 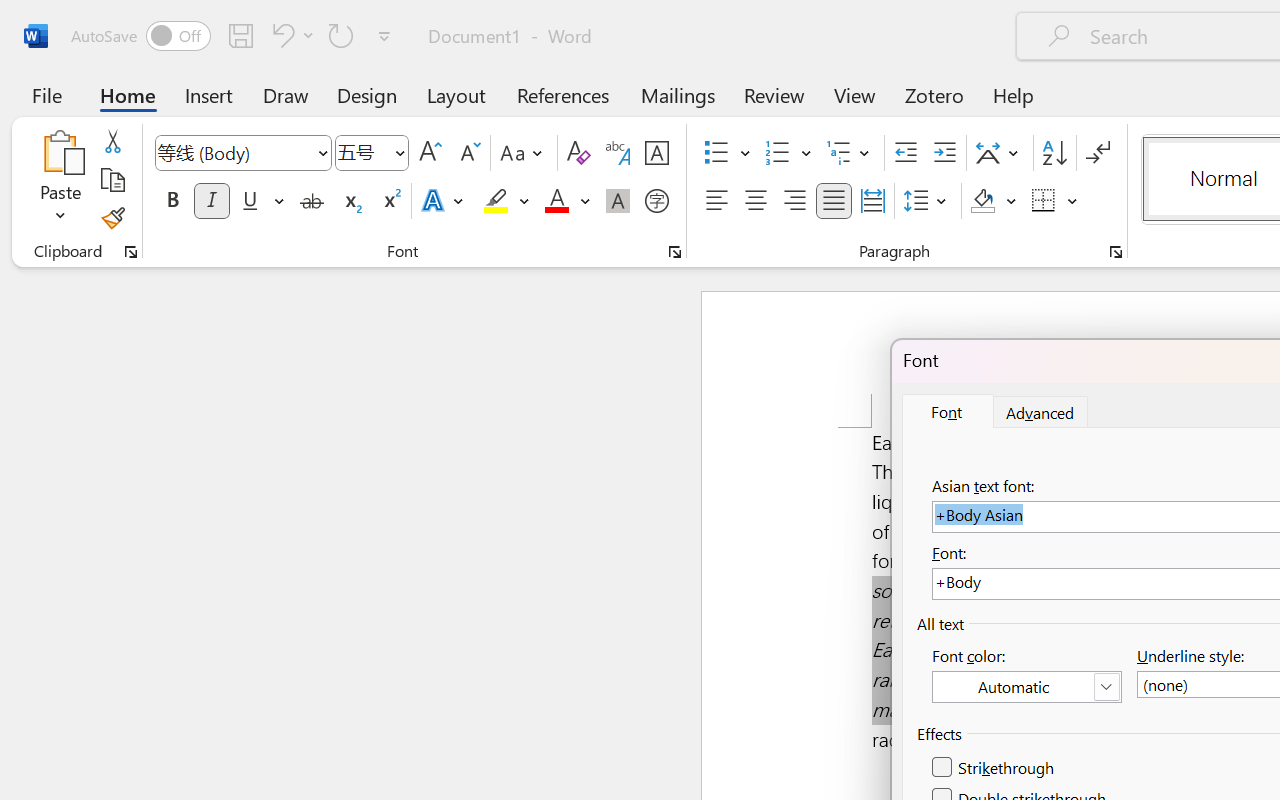 I want to click on 'Align Right', so click(x=793, y=201).